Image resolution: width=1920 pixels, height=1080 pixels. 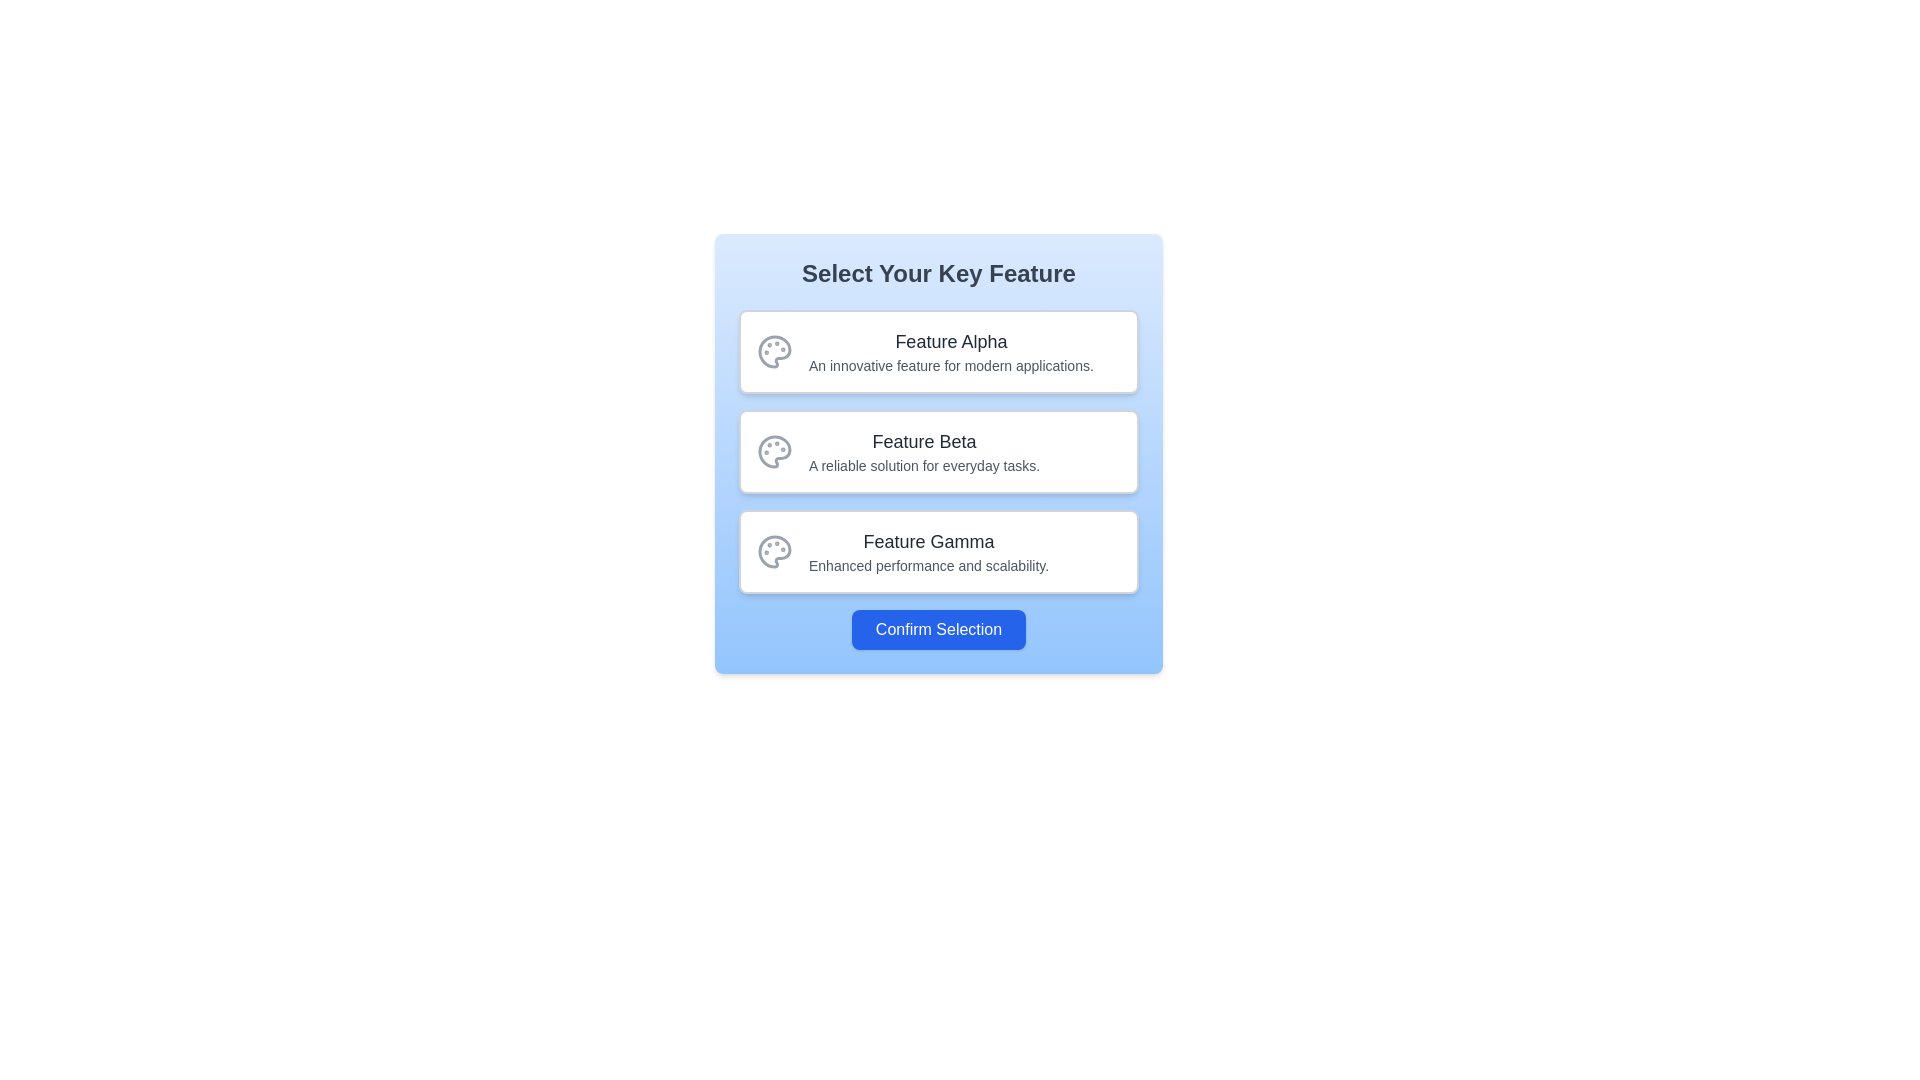 What do you see at coordinates (928, 542) in the screenshot?
I see `the Text label that serves as a title or label for the specific feature, located above the subtitle 'Enhanced performance and scalability', and aligned with the icon on the left` at bounding box center [928, 542].